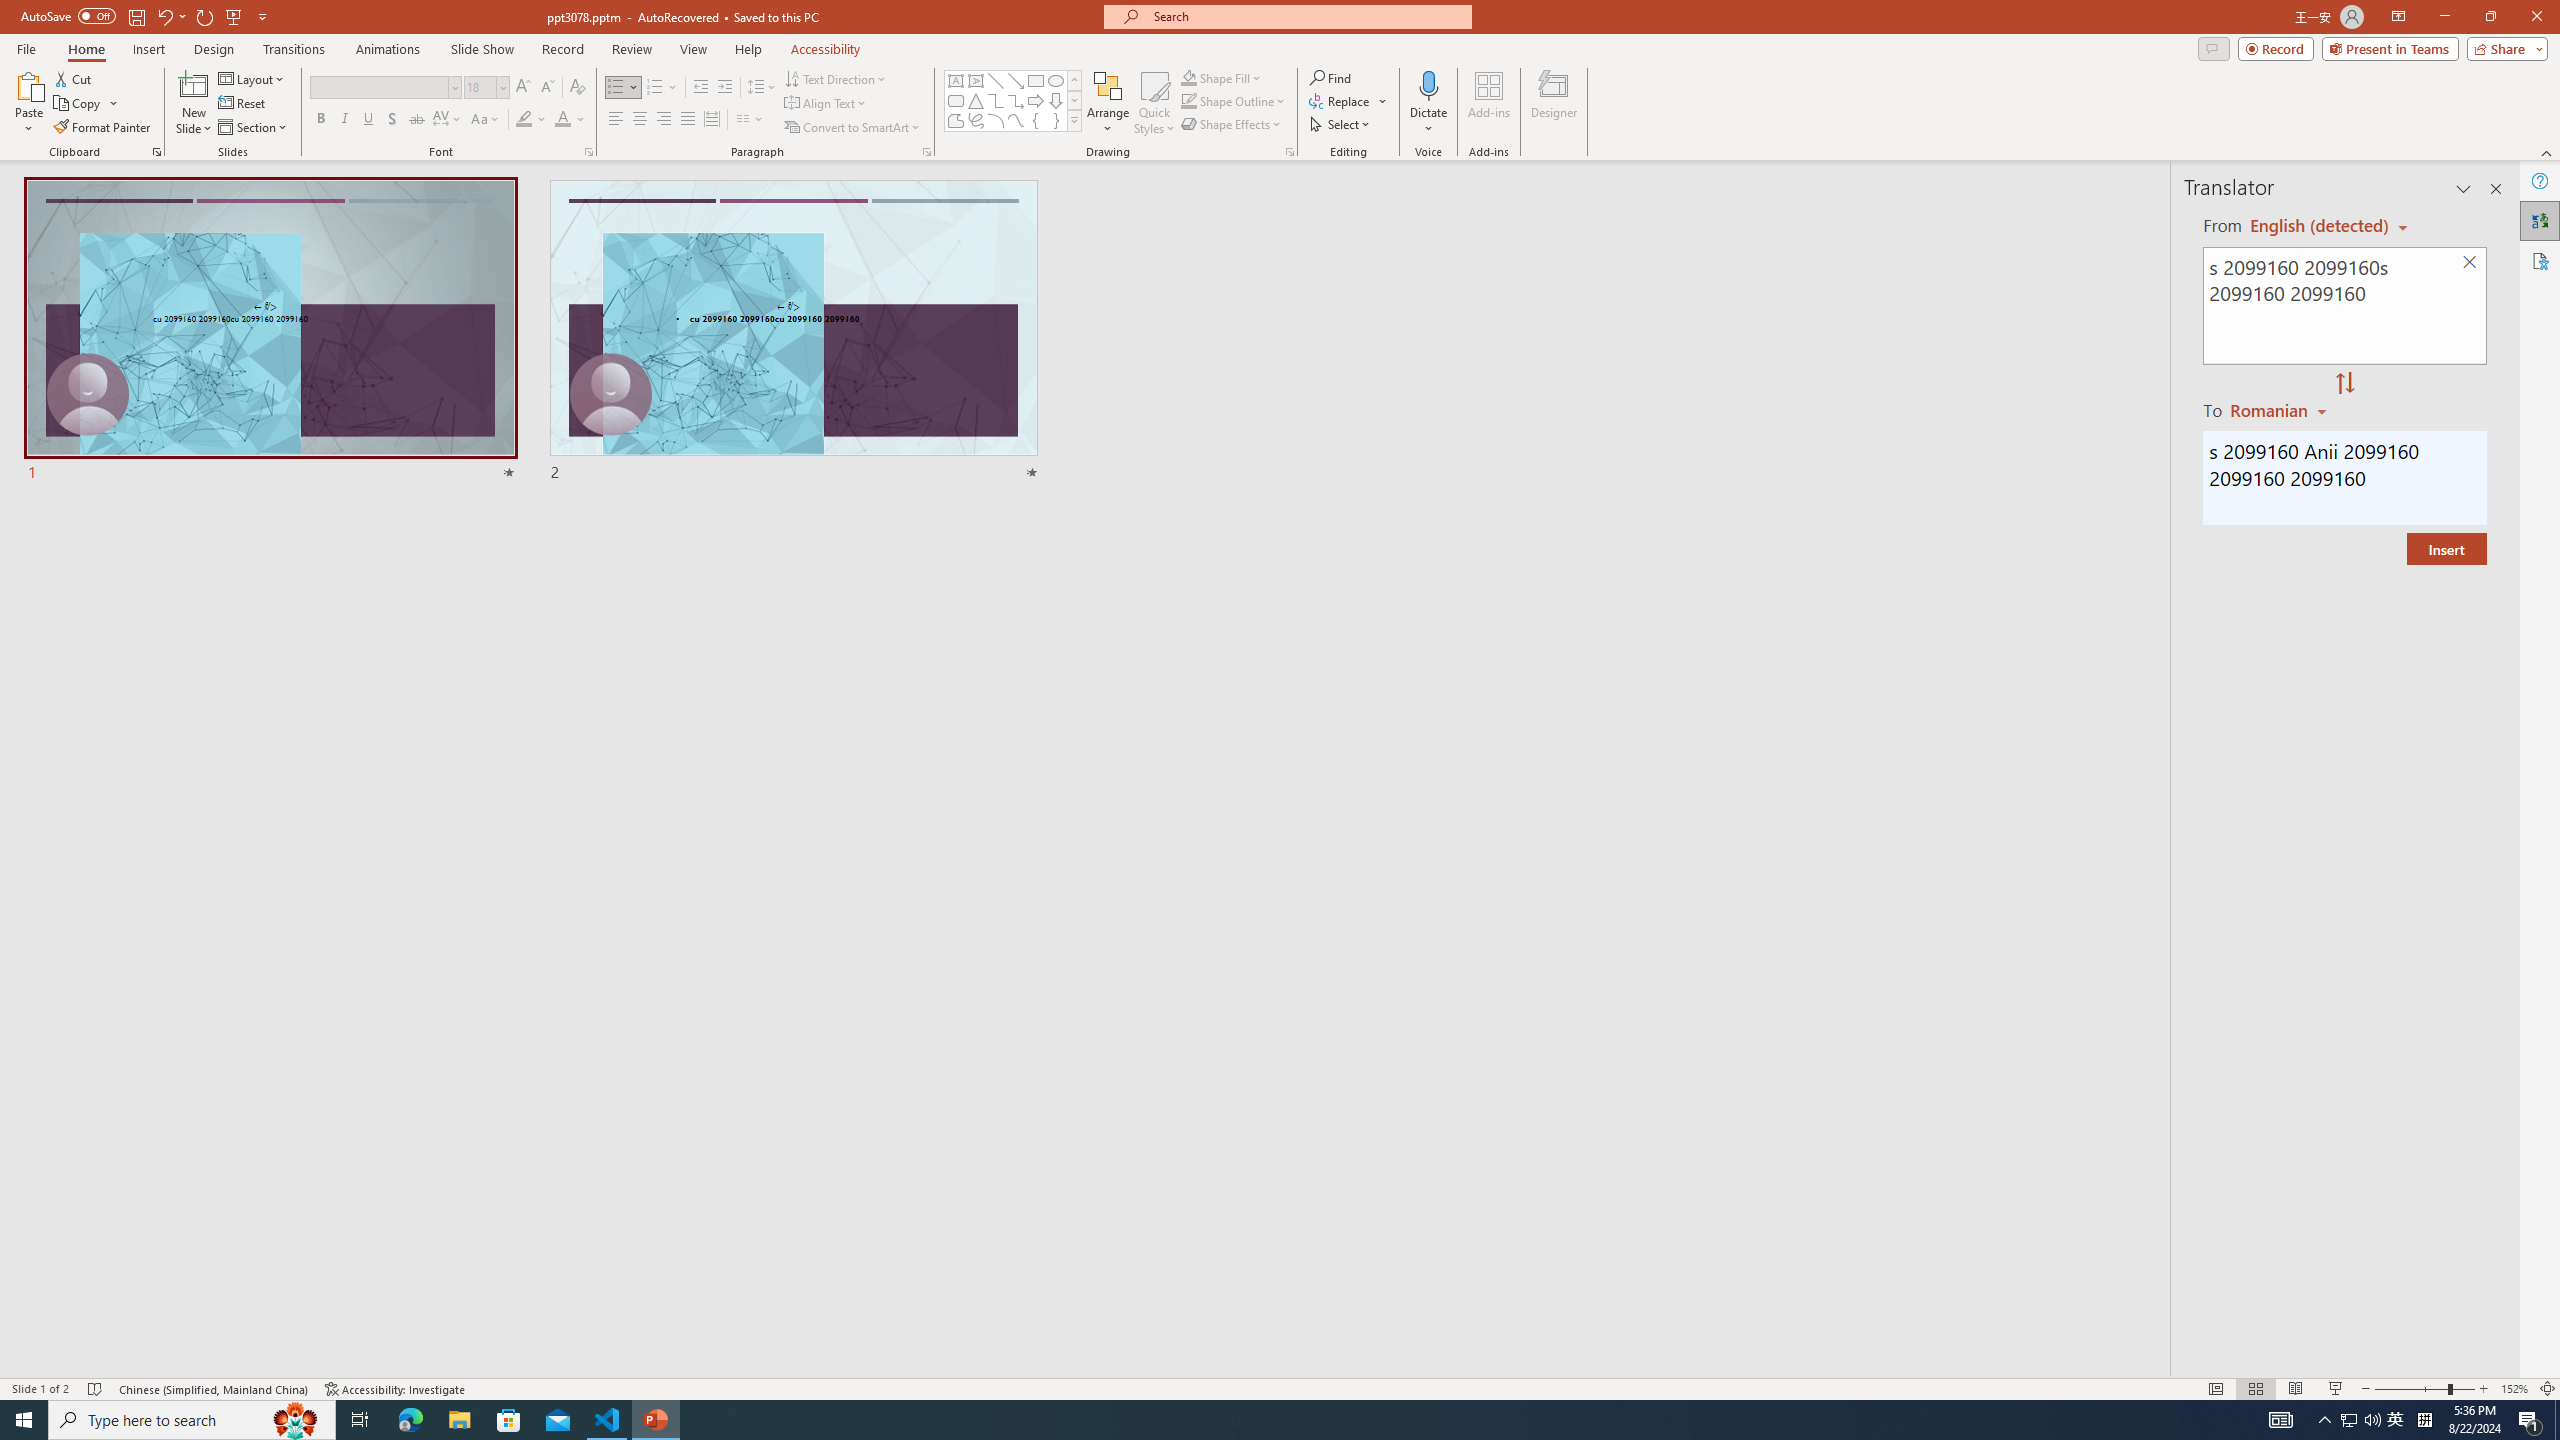  What do you see at coordinates (1231, 122) in the screenshot?
I see `'Shape Effects'` at bounding box center [1231, 122].